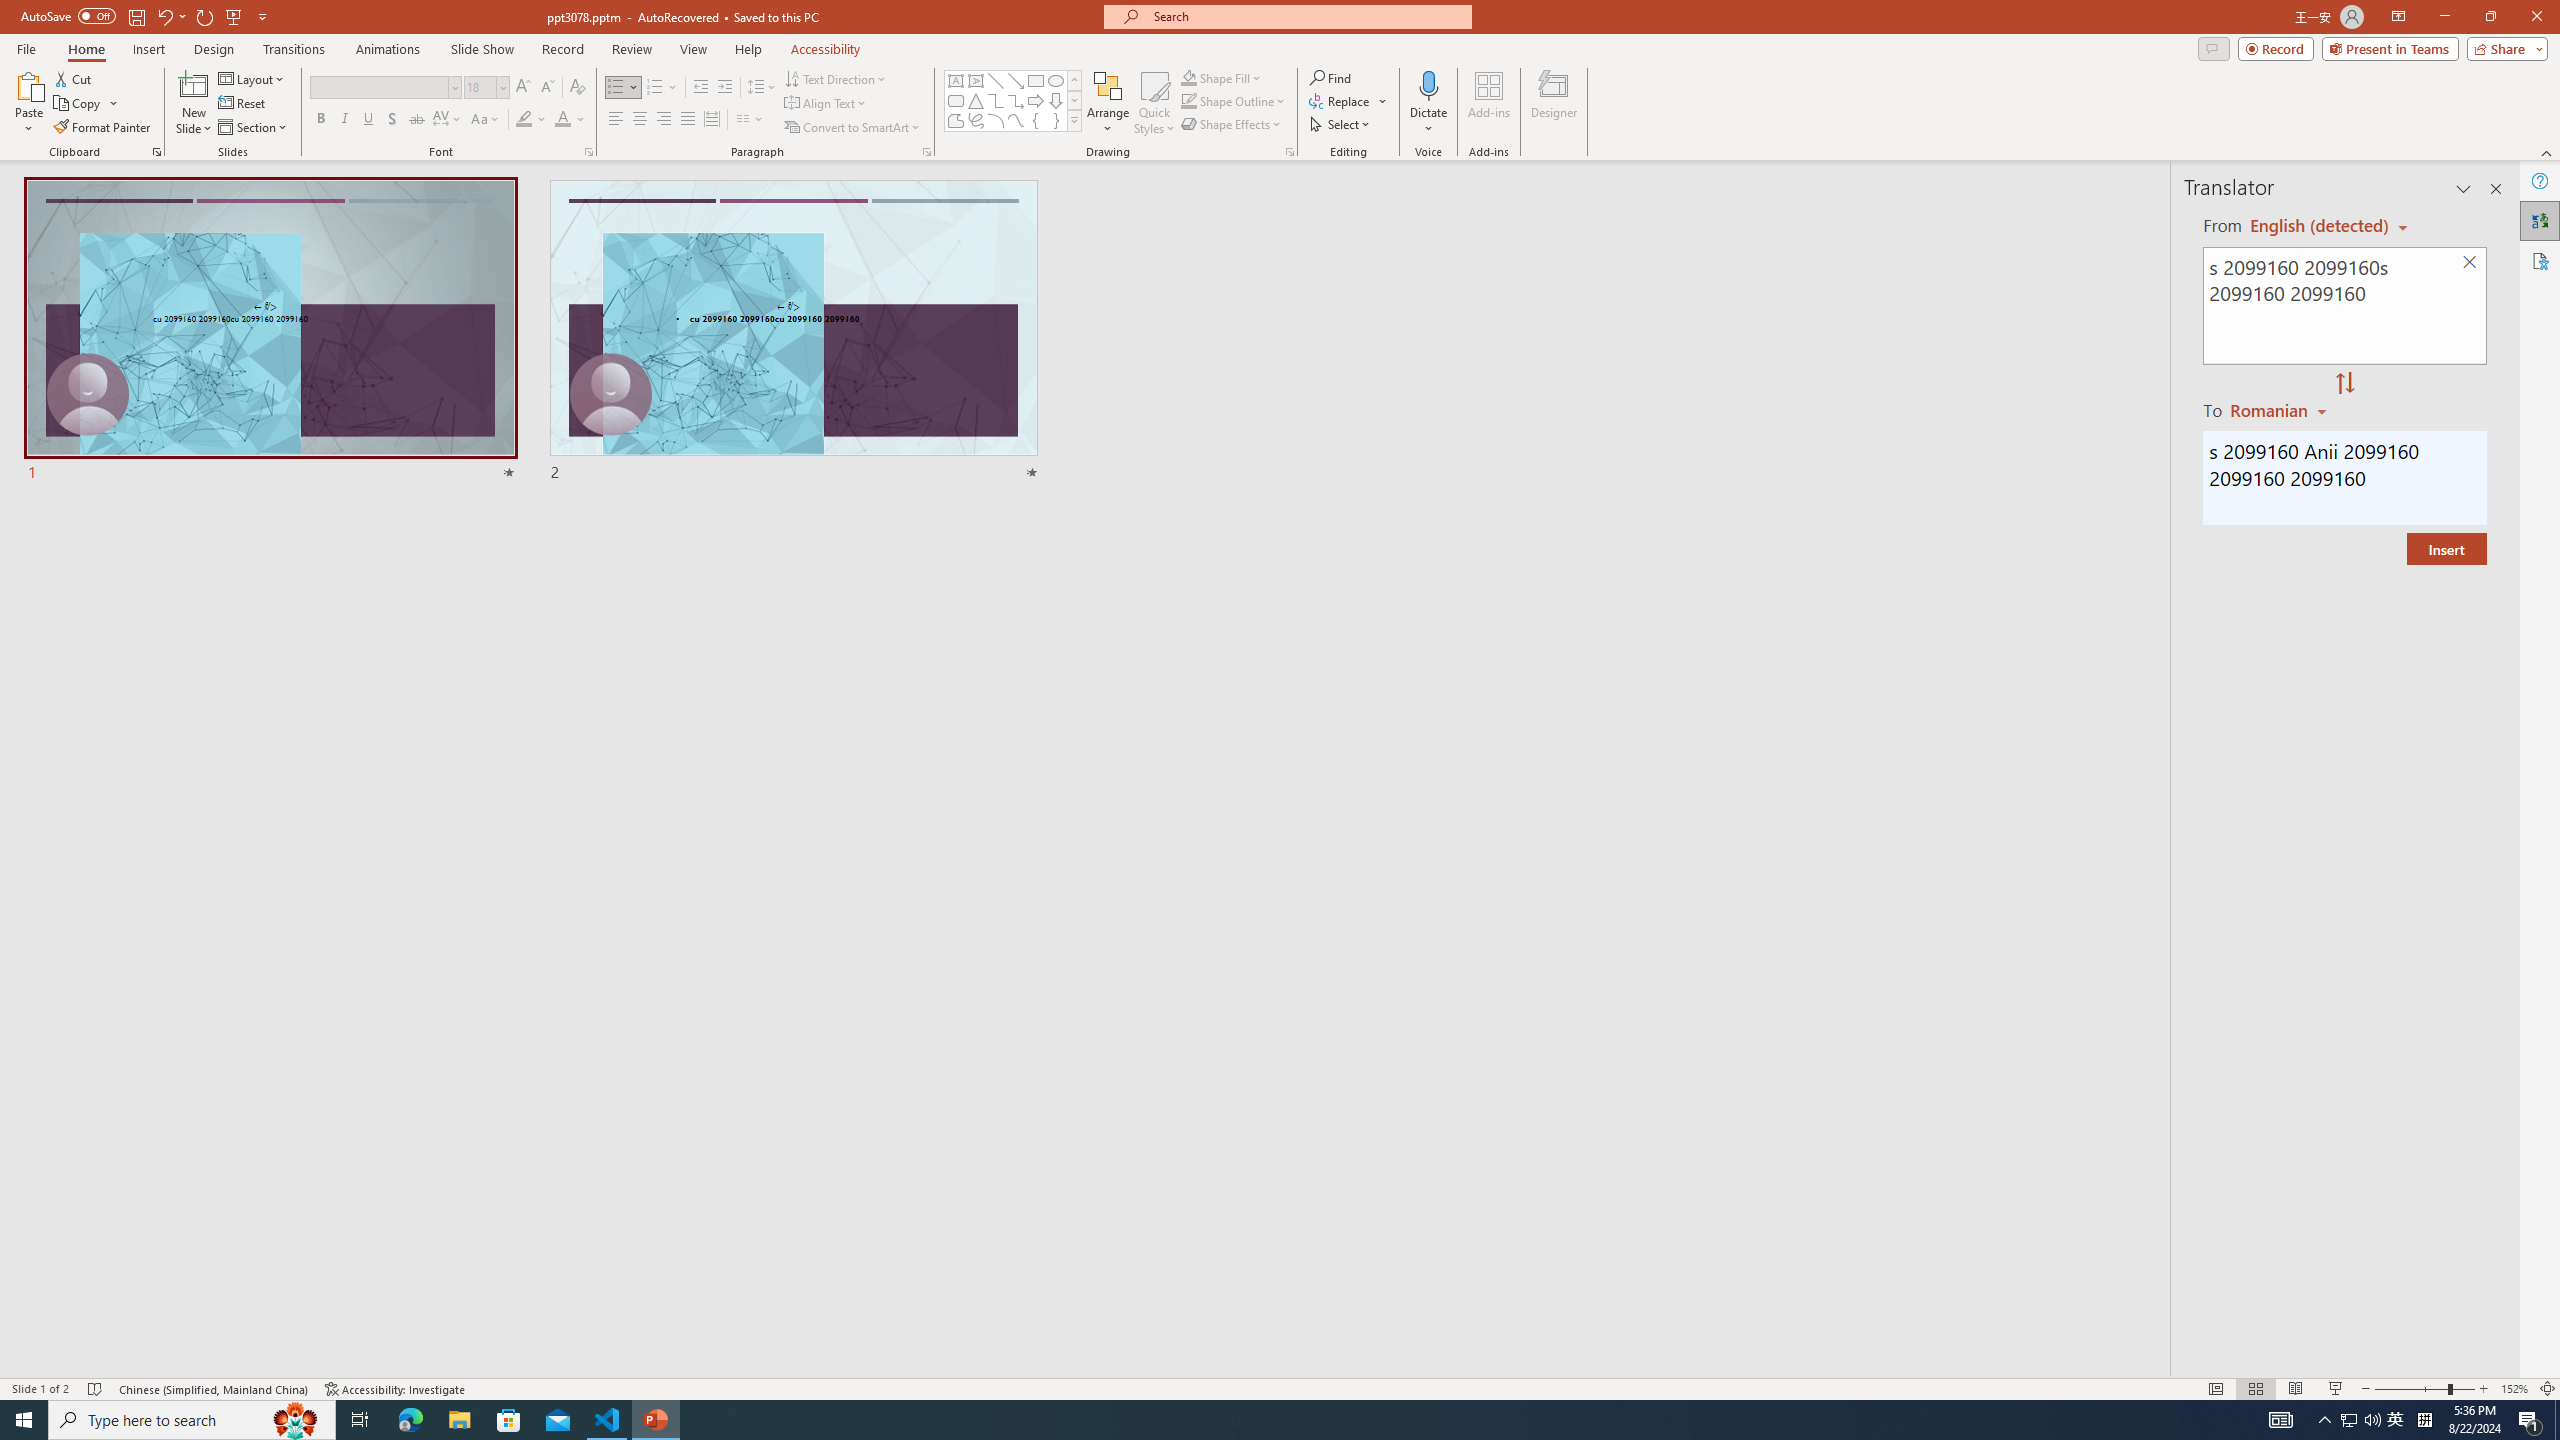  What do you see at coordinates (1231, 122) in the screenshot?
I see `'Shape Effects'` at bounding box center [1231, 122].